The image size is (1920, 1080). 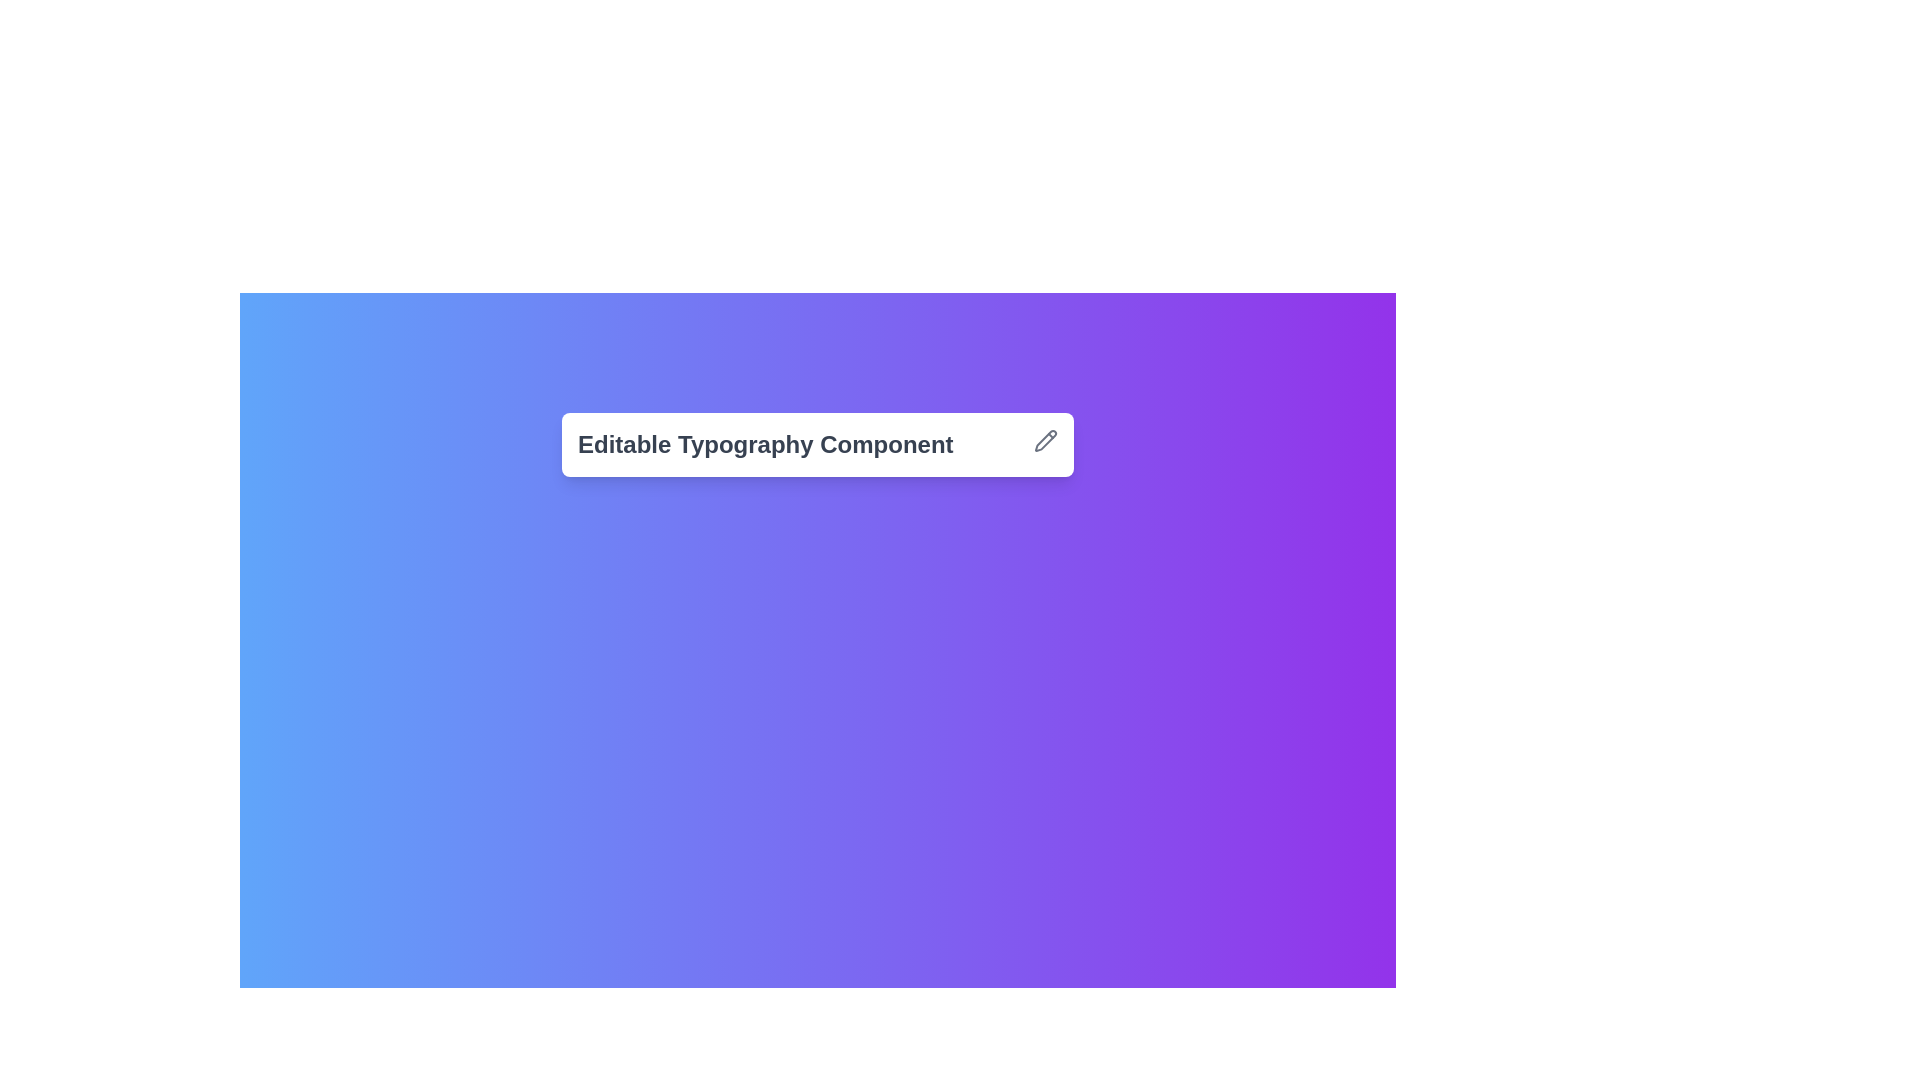 I want to click on the 'Editable Typography Component' text to select and edit it, so click(x=817, y=443).